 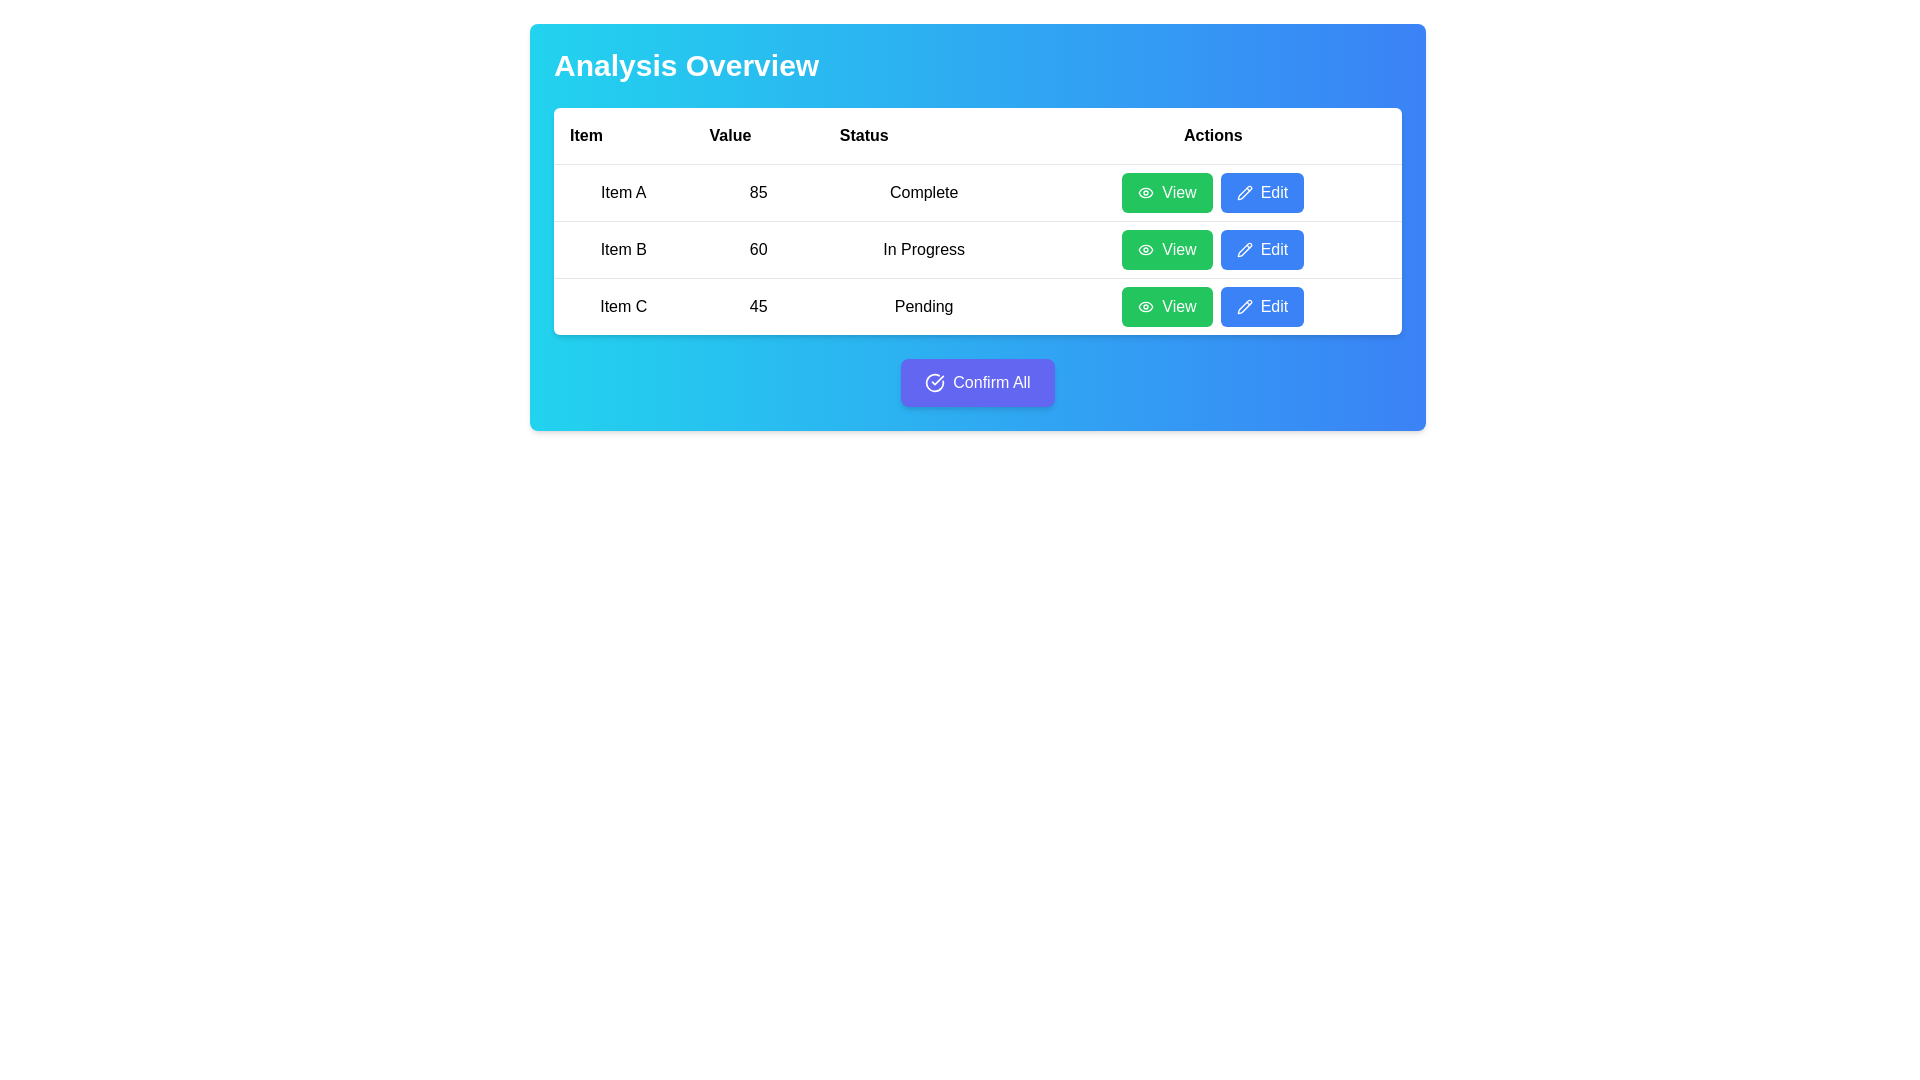 I want to click on the 'View' or 'Edit' button in the Actions column of the table, located at the bottom row adjacent to the 'Pending' status of 'Item C', so click(x=1212, y=307).